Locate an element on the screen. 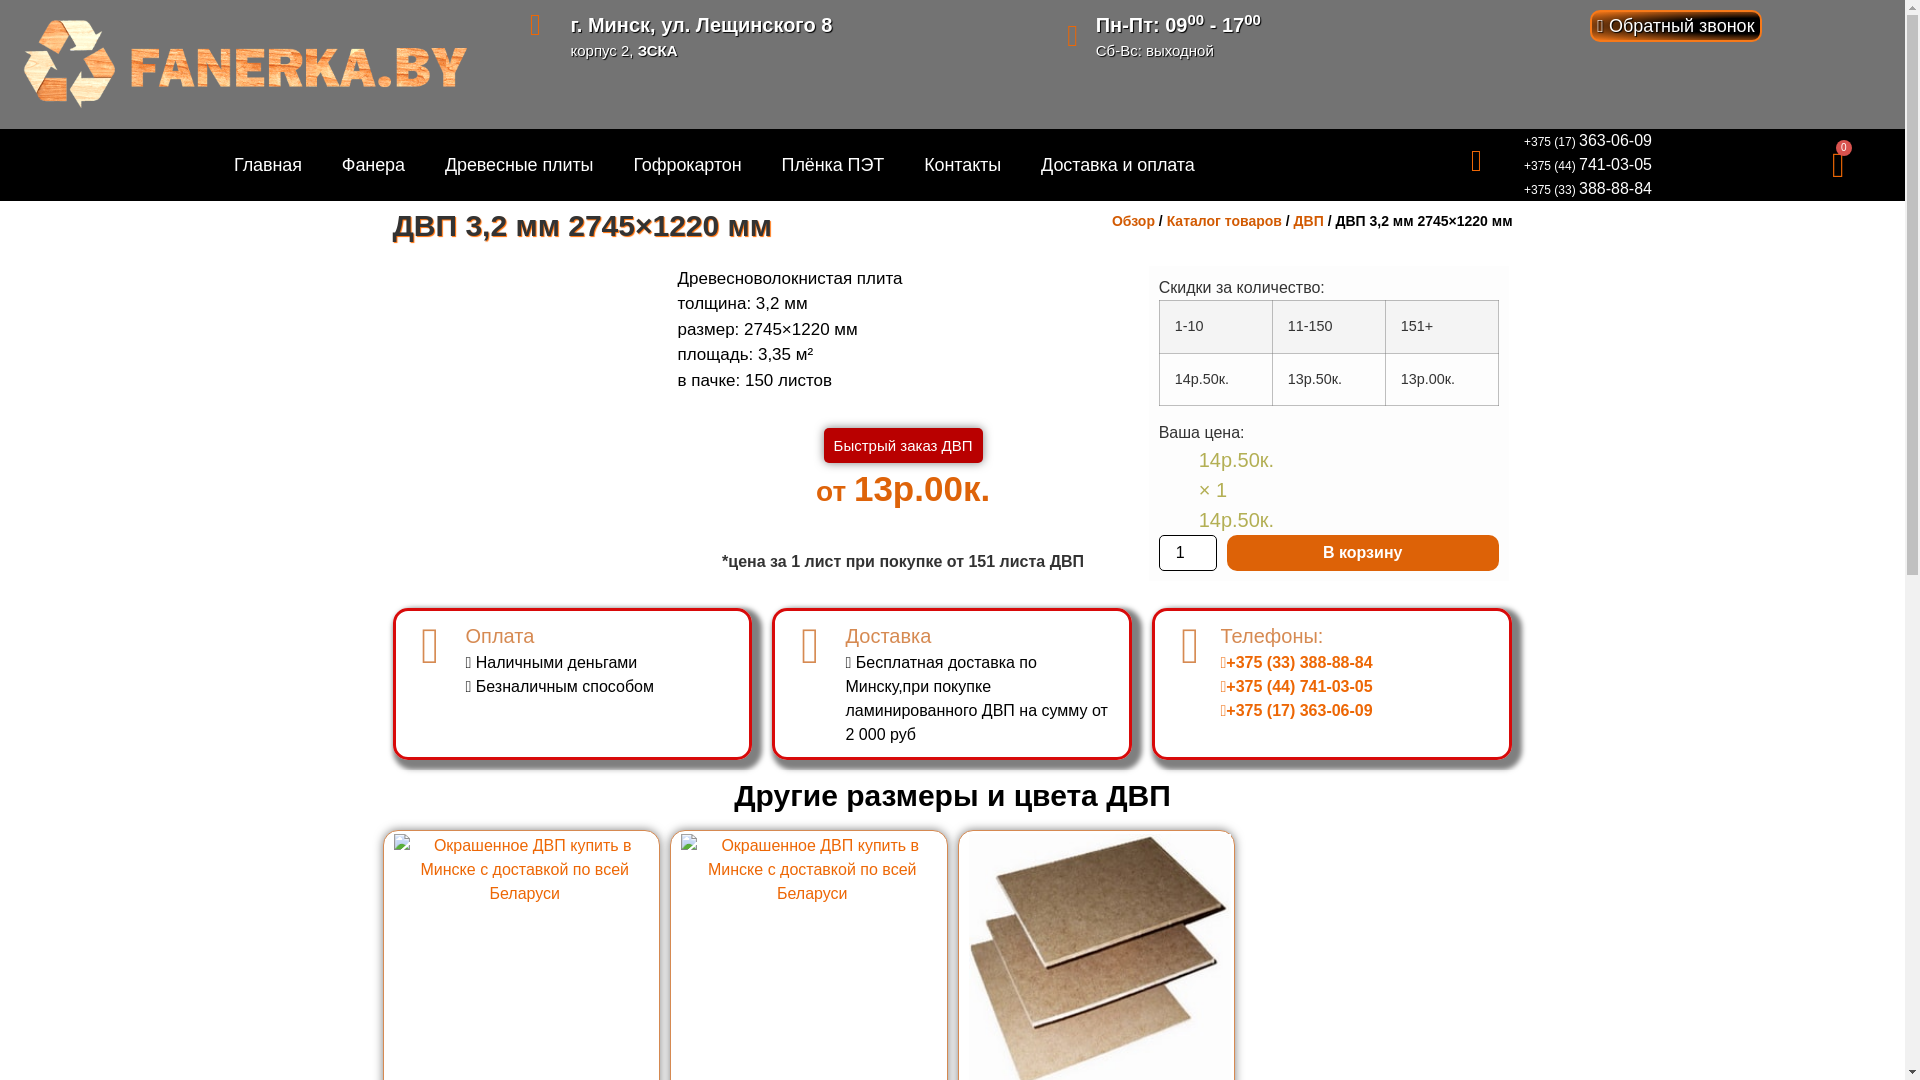  '+375 (17) 363-06-09' is located at coordinates (1522, 140).